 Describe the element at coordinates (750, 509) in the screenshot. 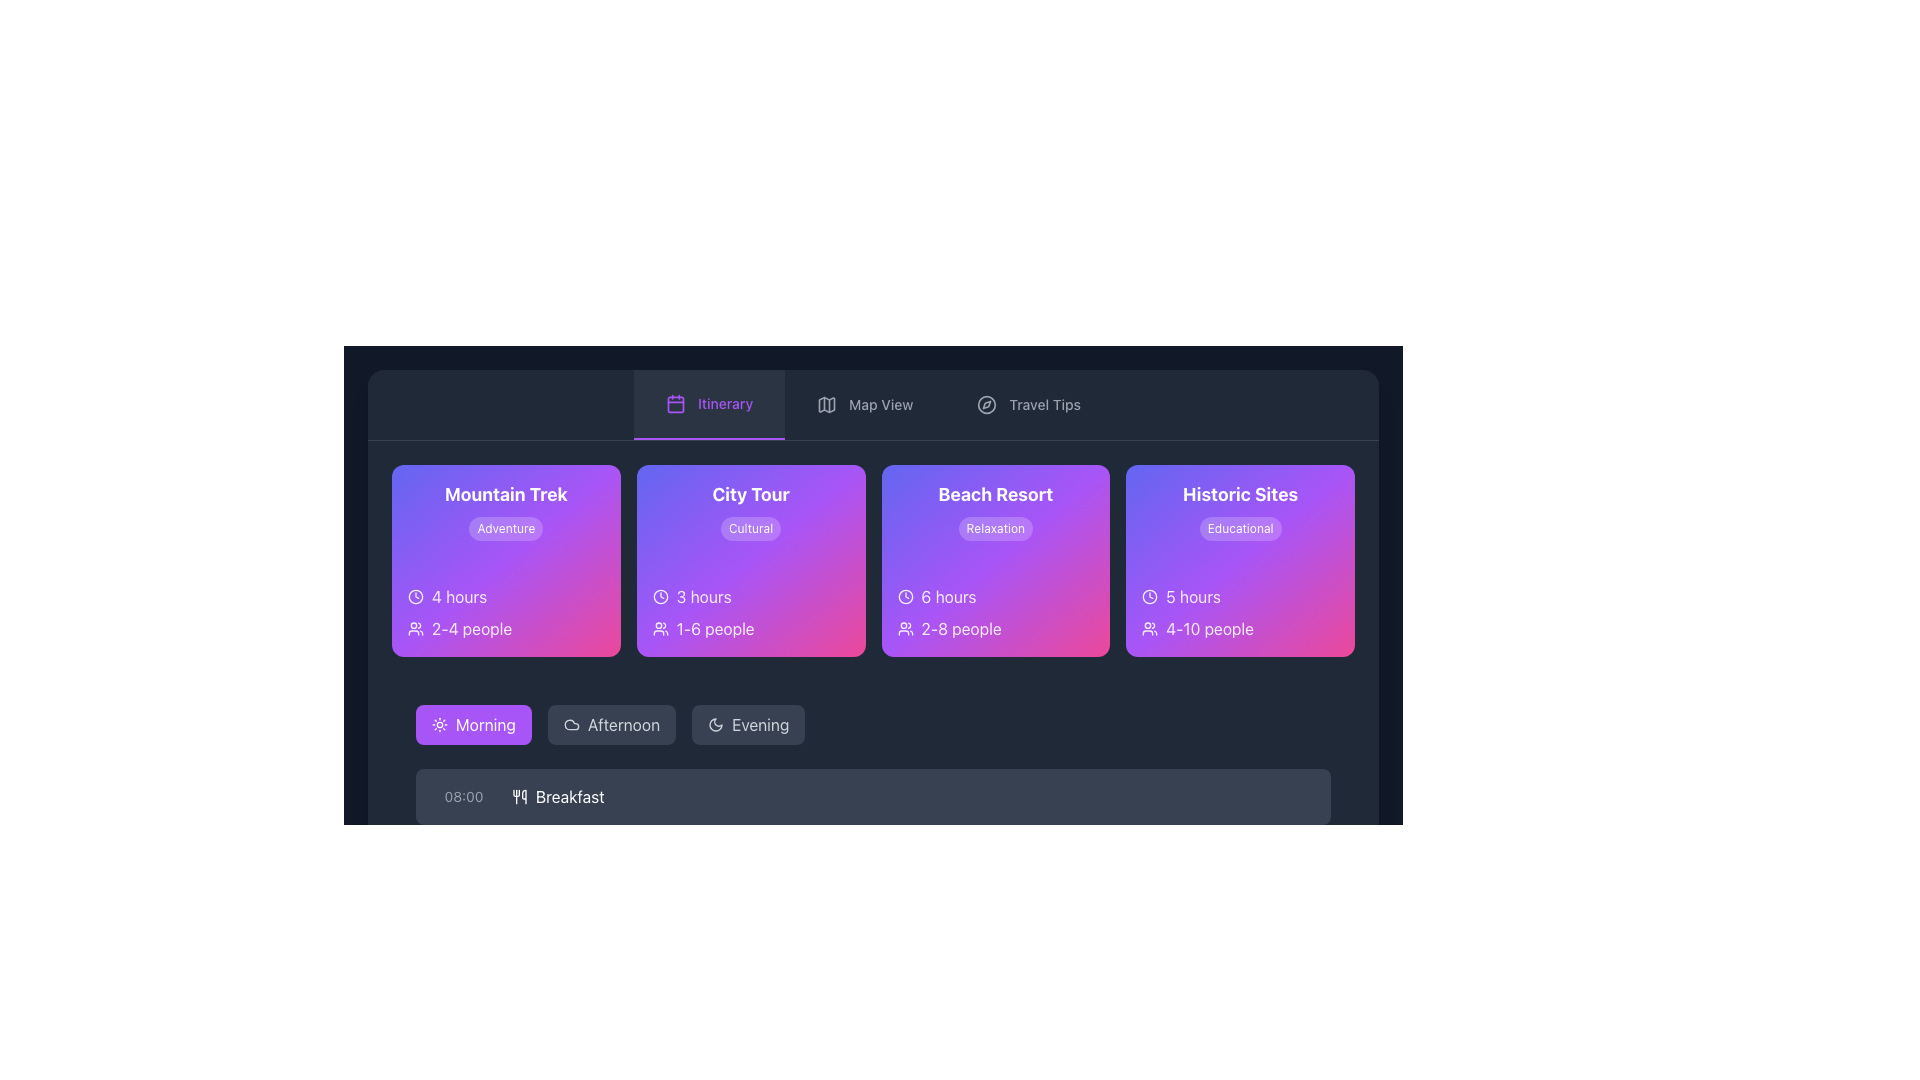

I see `text 'City Tour' from the Text and Badge Display, which features a bold white title and a rounded tag labeled 'Cultural' on a purple-gradient background` at that location.